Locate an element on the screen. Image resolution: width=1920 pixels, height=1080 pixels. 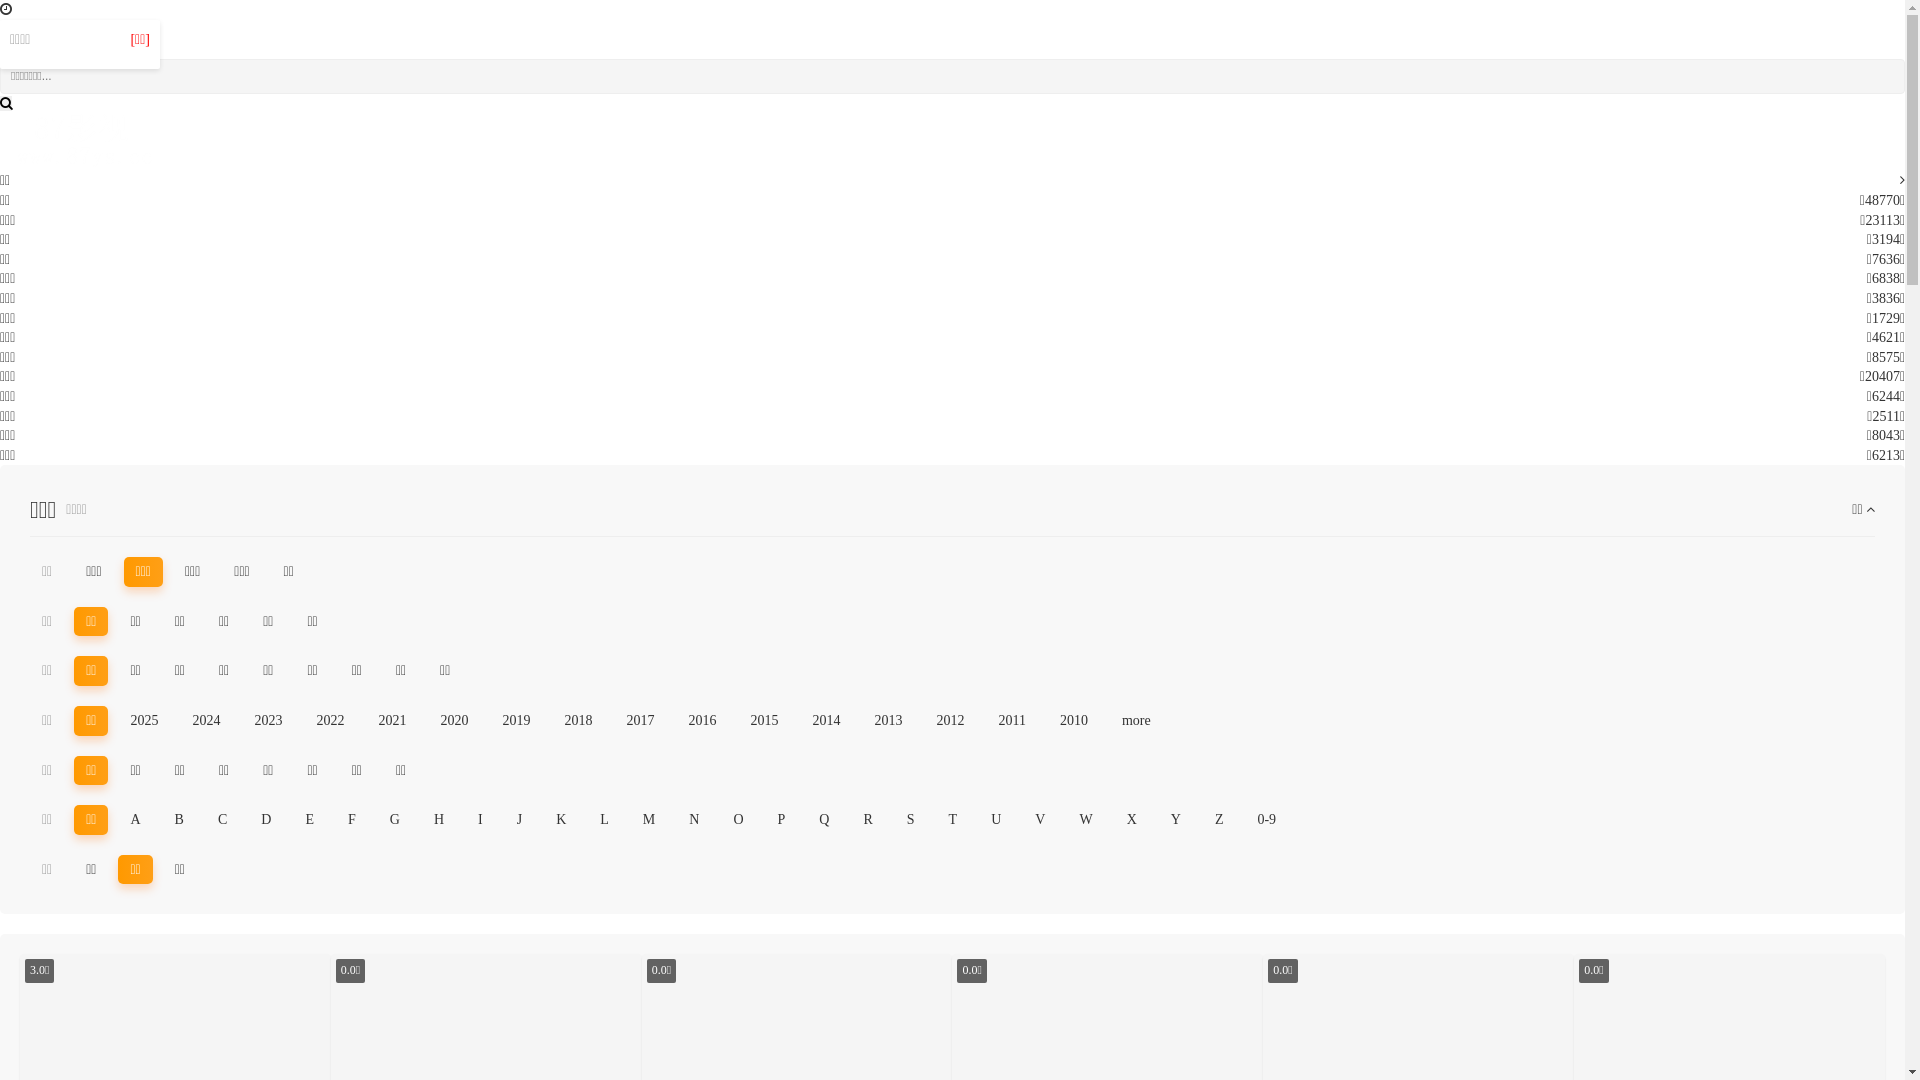
'P' is located at coordinates (781, 820).